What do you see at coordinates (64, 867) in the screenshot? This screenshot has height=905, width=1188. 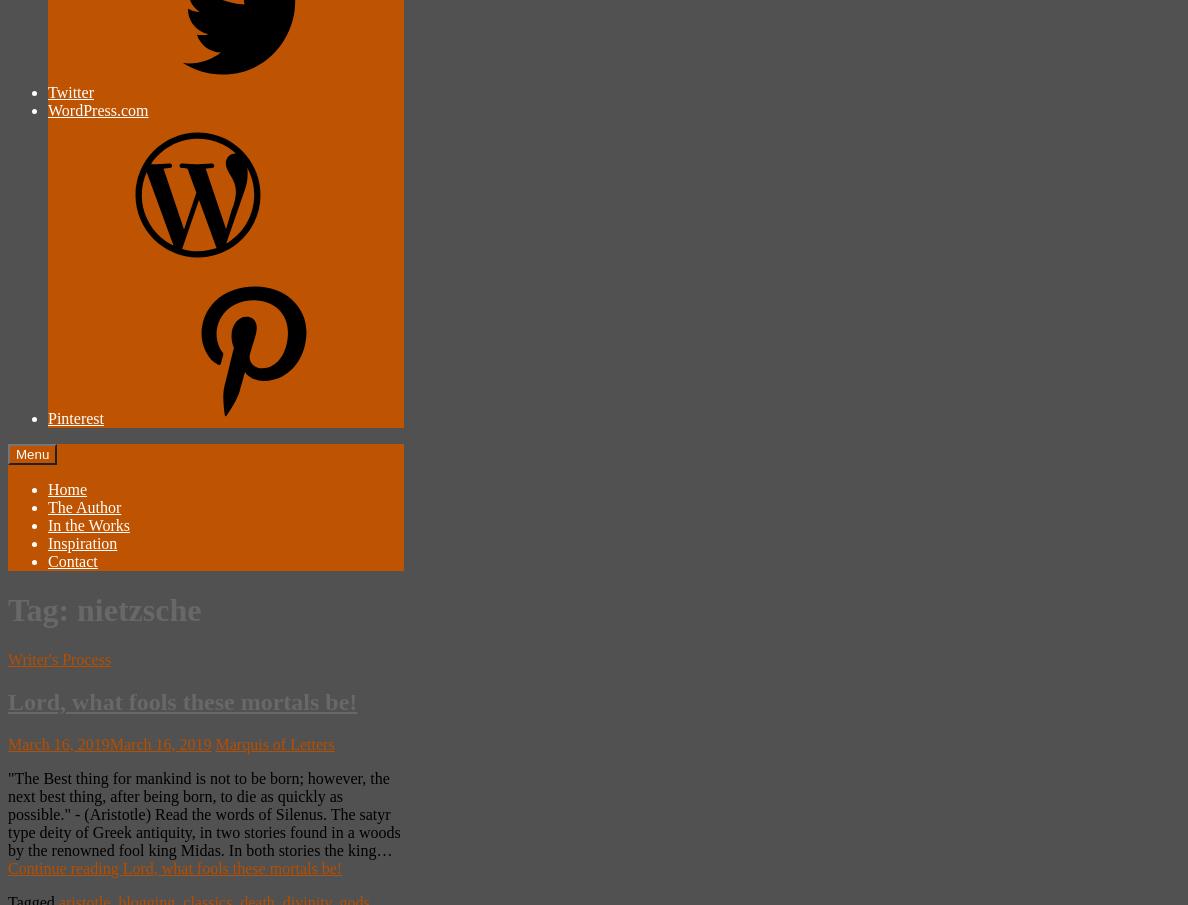 I see `'Continue reading'` at bounding box center [64, 867].